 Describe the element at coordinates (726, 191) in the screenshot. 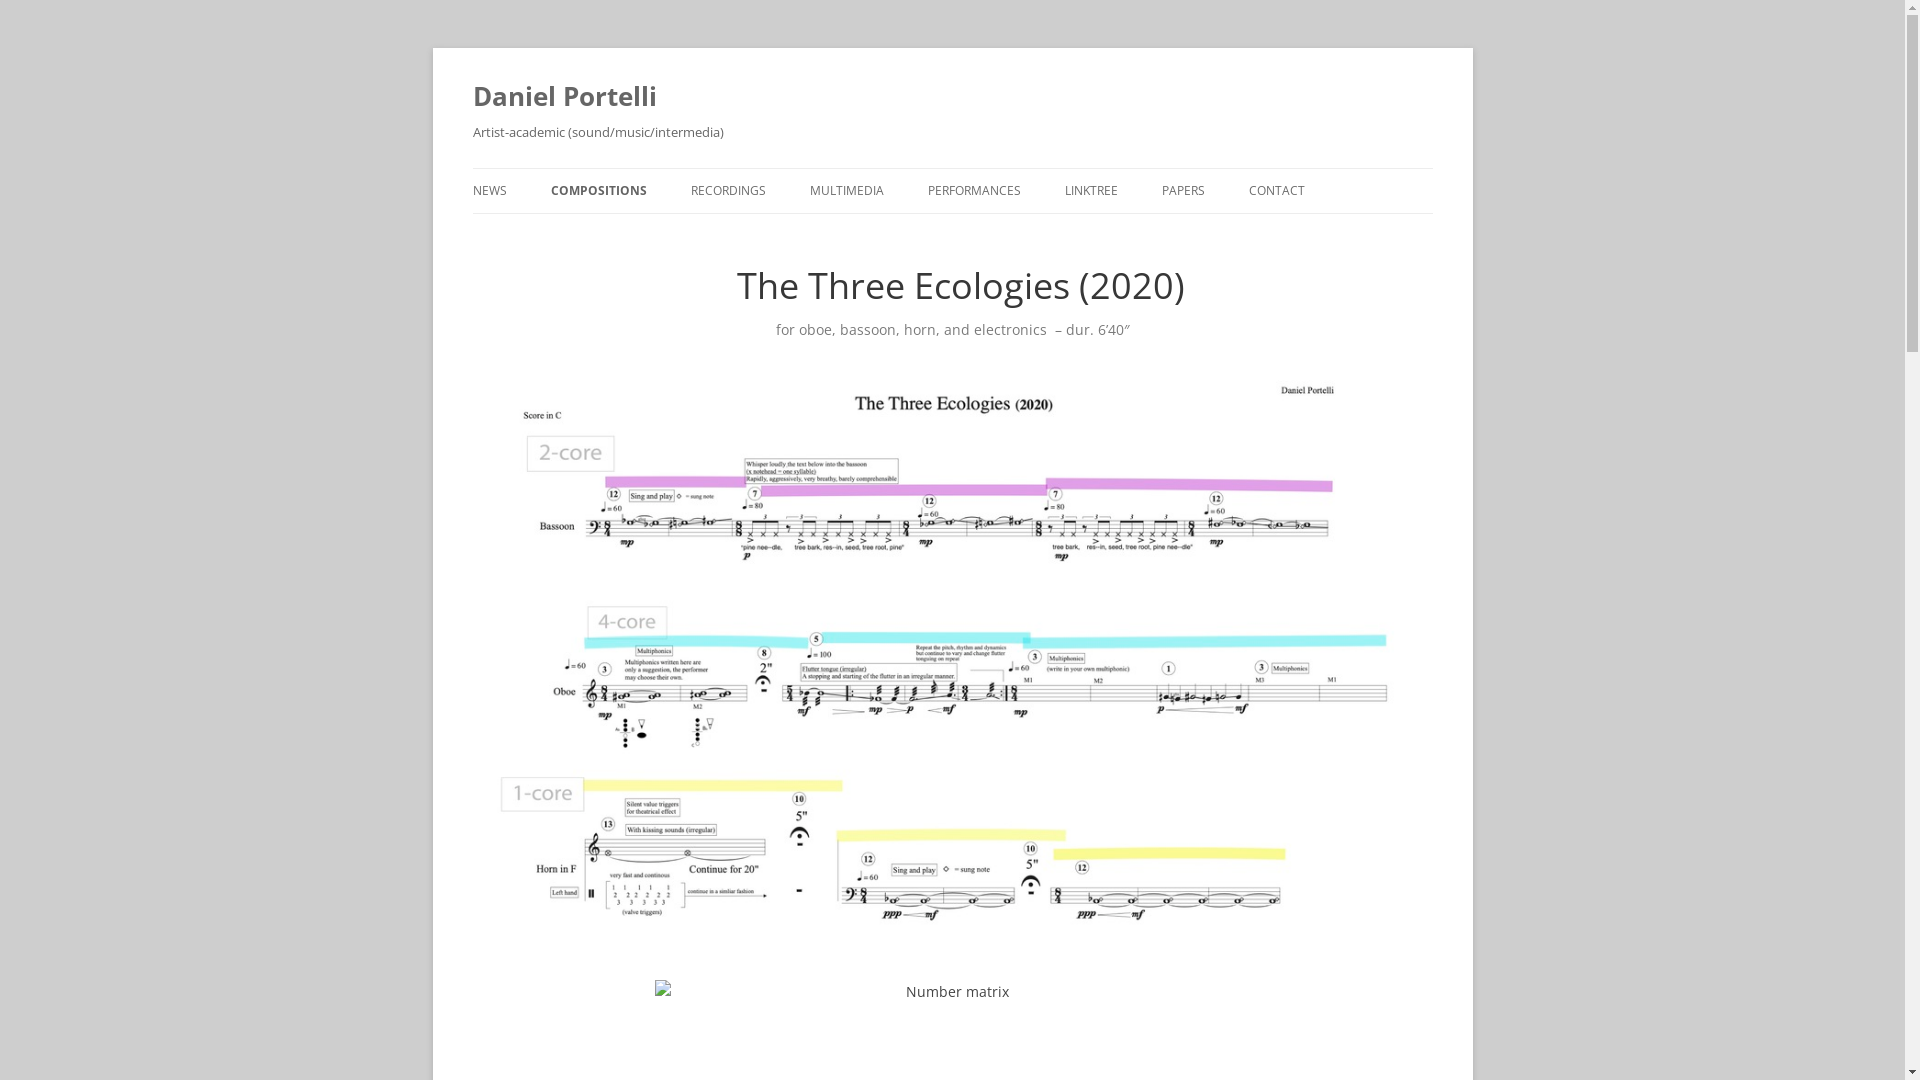

I see `'RECORDINGS'` at that location.